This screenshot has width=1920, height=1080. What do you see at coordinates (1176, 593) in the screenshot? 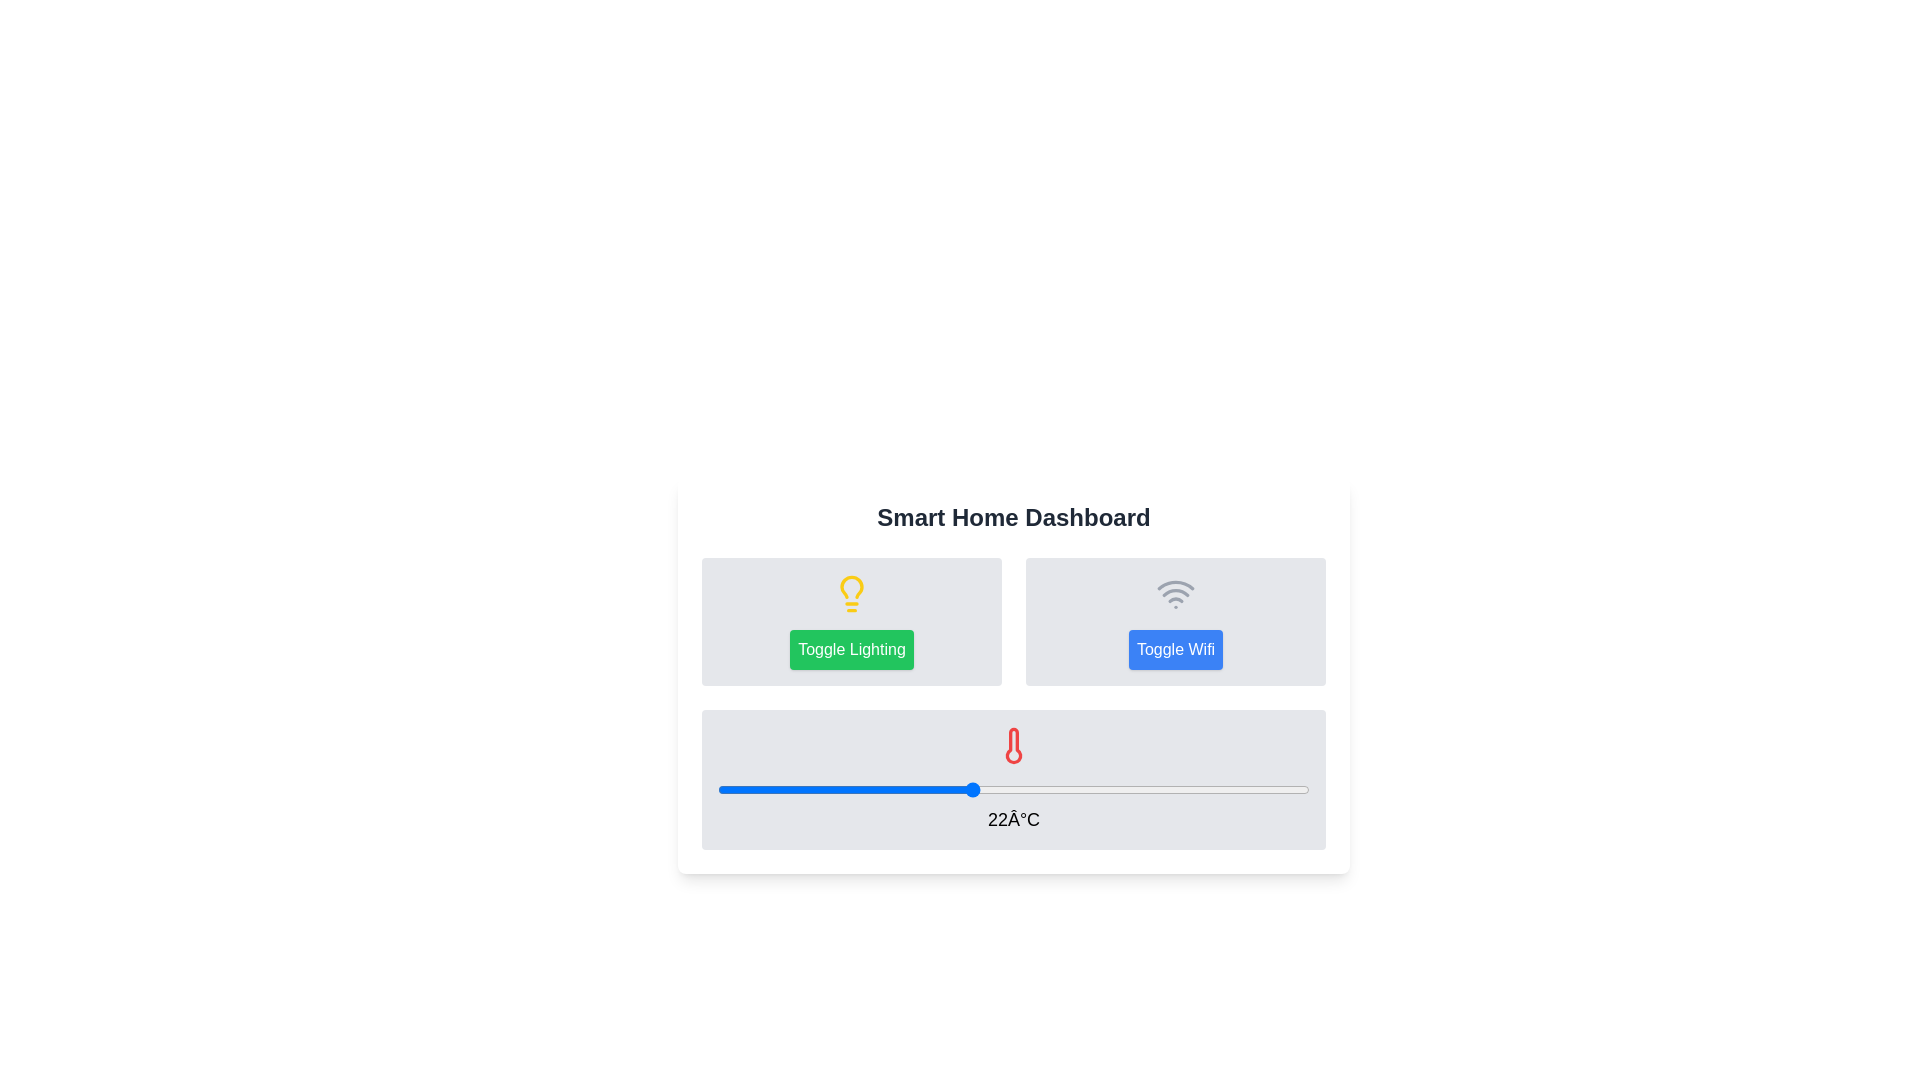
I see `the Wi-Fi signal icon, which is styled in light gray and is located at the center of the right card in the top row of the 'Smart Home Dashboard' interface` at bounding box center [1176, 593].